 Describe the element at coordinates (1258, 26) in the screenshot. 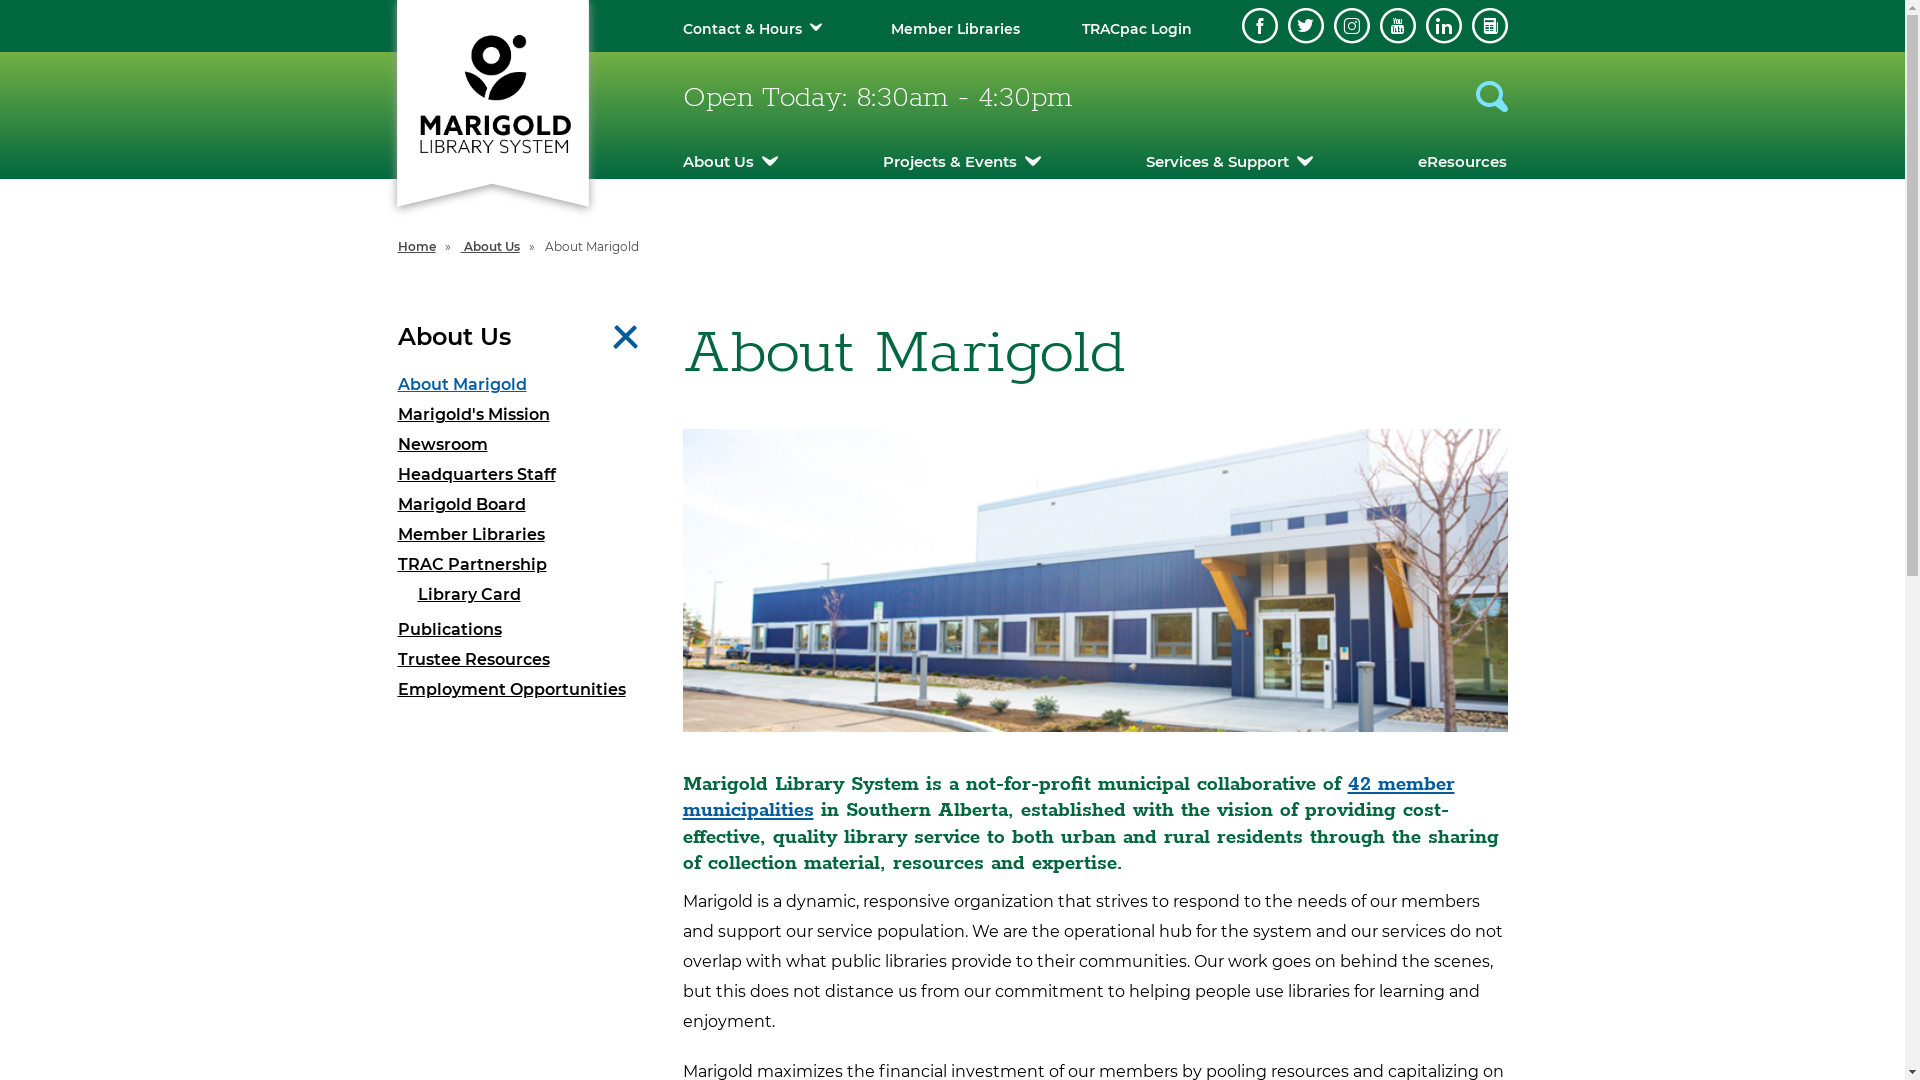

I see `'Facebook'` at that location.